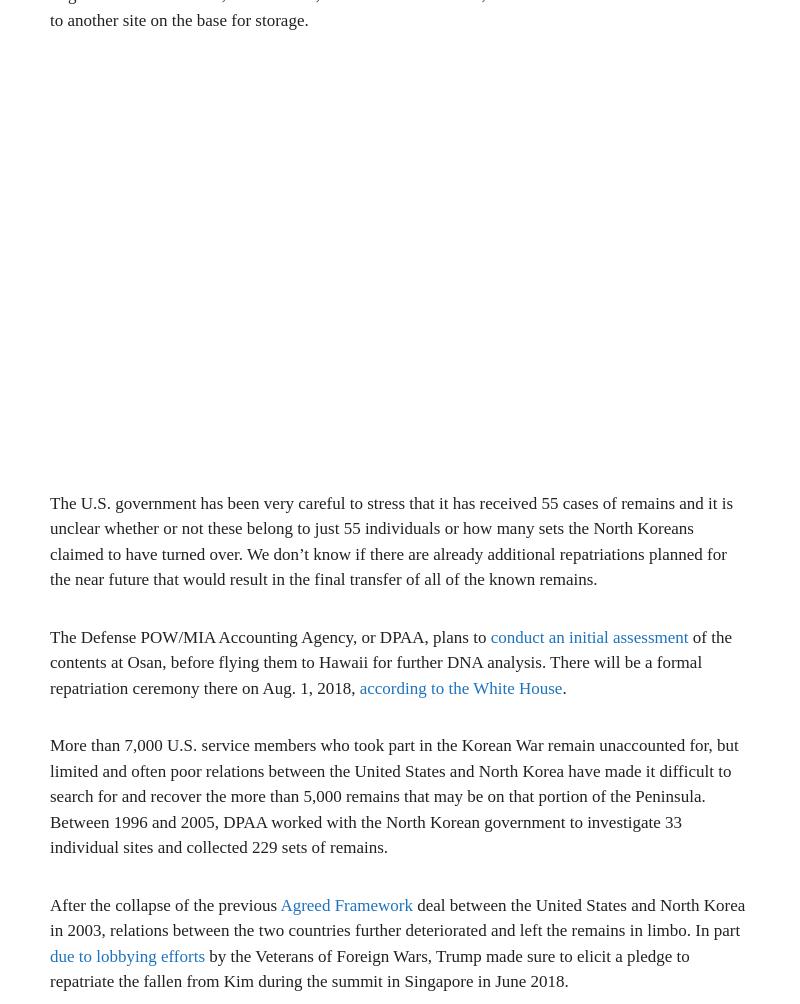  What do you see at coordinates (562, 686) in the screenshot?
I see `'.'` at bounding box center [562, 686].